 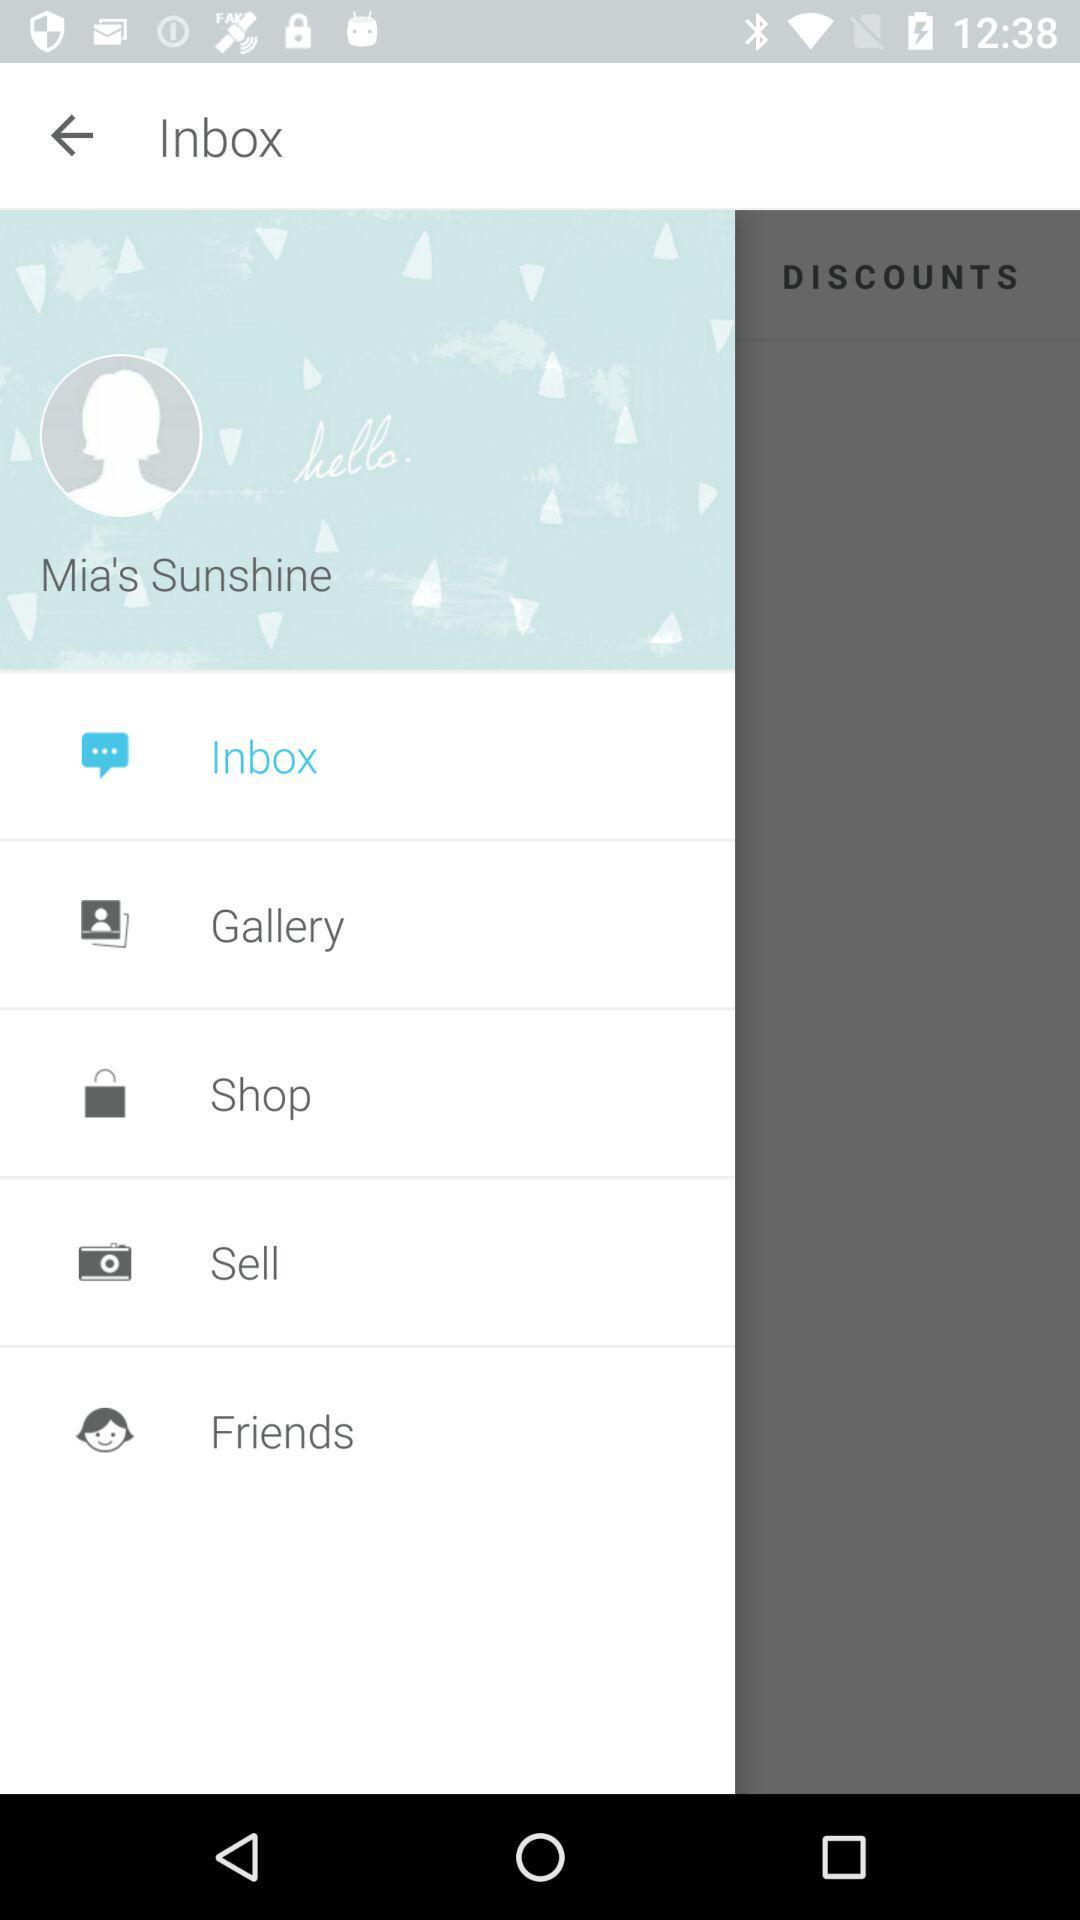 What do you see at coordinates (282, 1429) in the screenshot?
I see `the friends` at bounding box center [282, 1429].